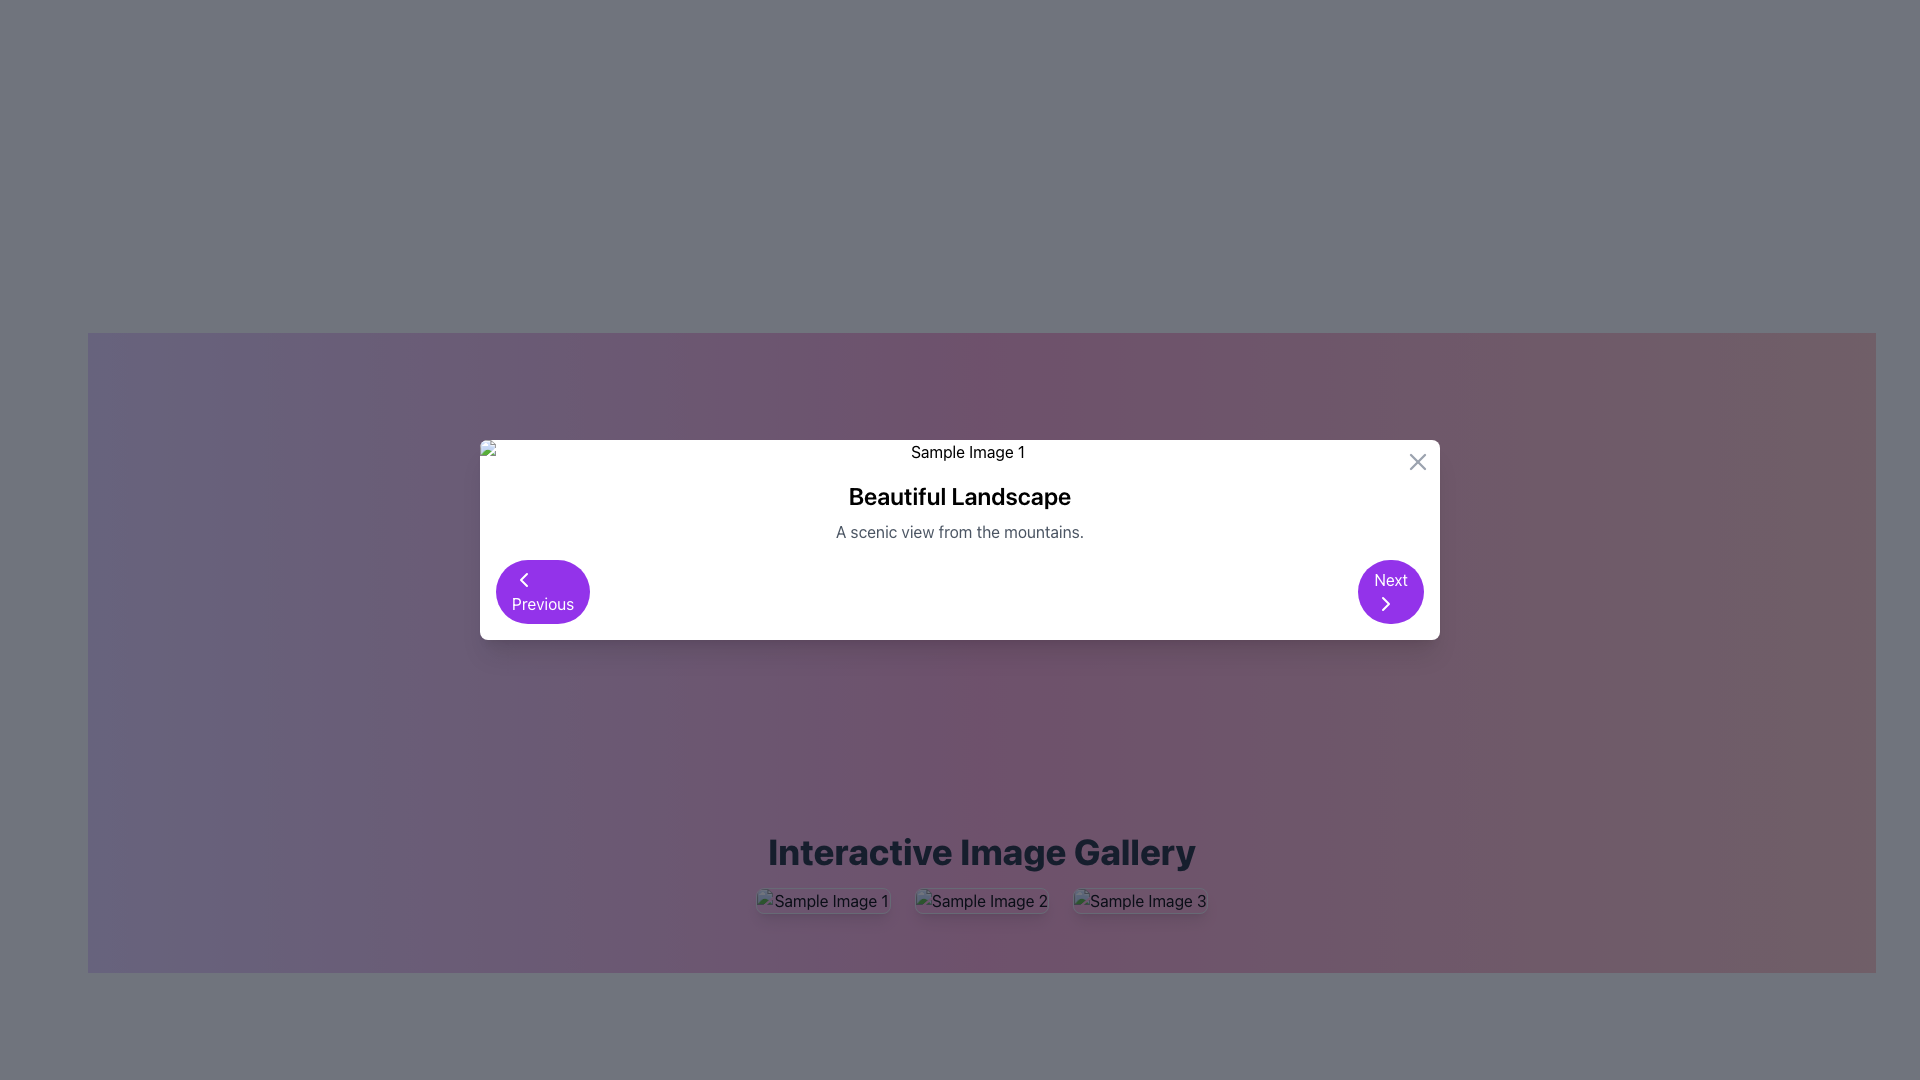  What do you see at coordinates (960, 531) in the screenshot?
I see `the static text providing additional information about the main content represented by the title 'Beautiful Landscape', which is located in the central modal above the navigation buttons 'Previous' and 'Next'` at bounding box center [960, 531].